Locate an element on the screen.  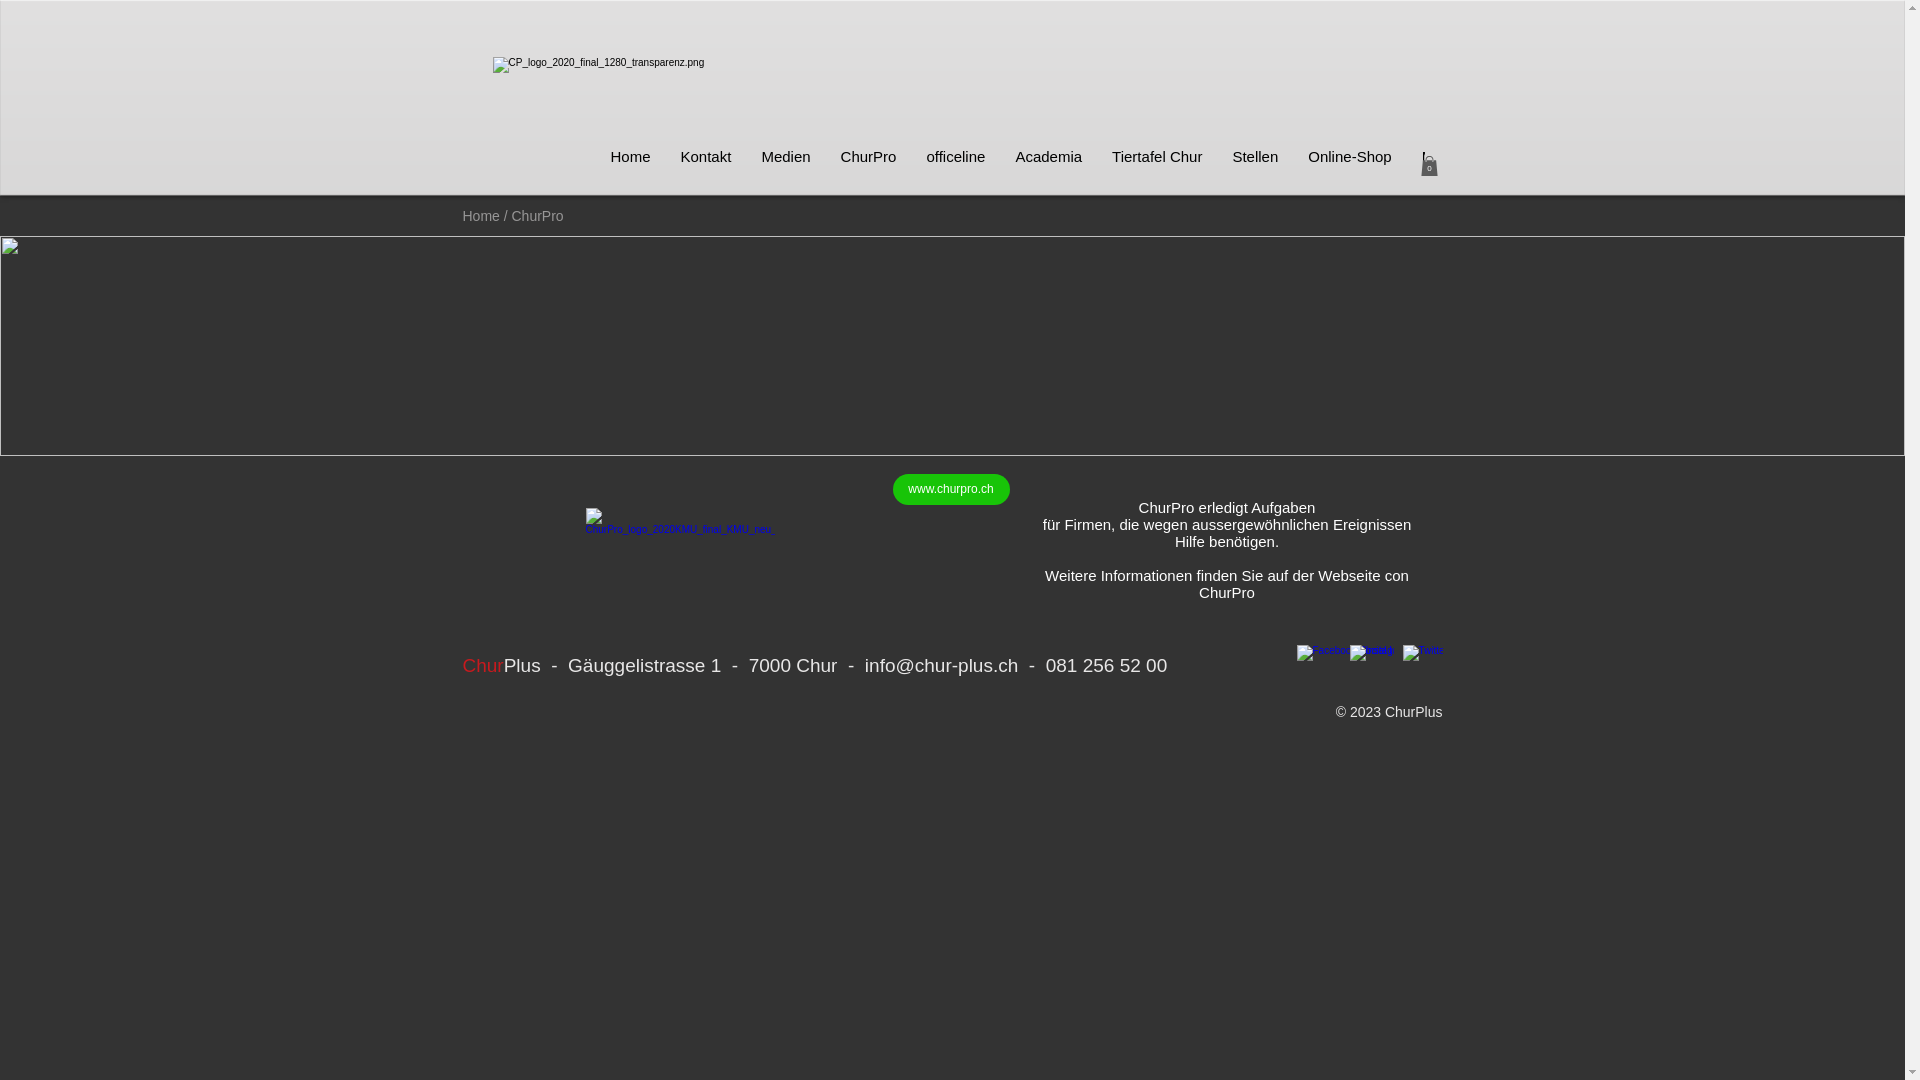
'www.churpro.ch' is located at coordinates (891, 489).